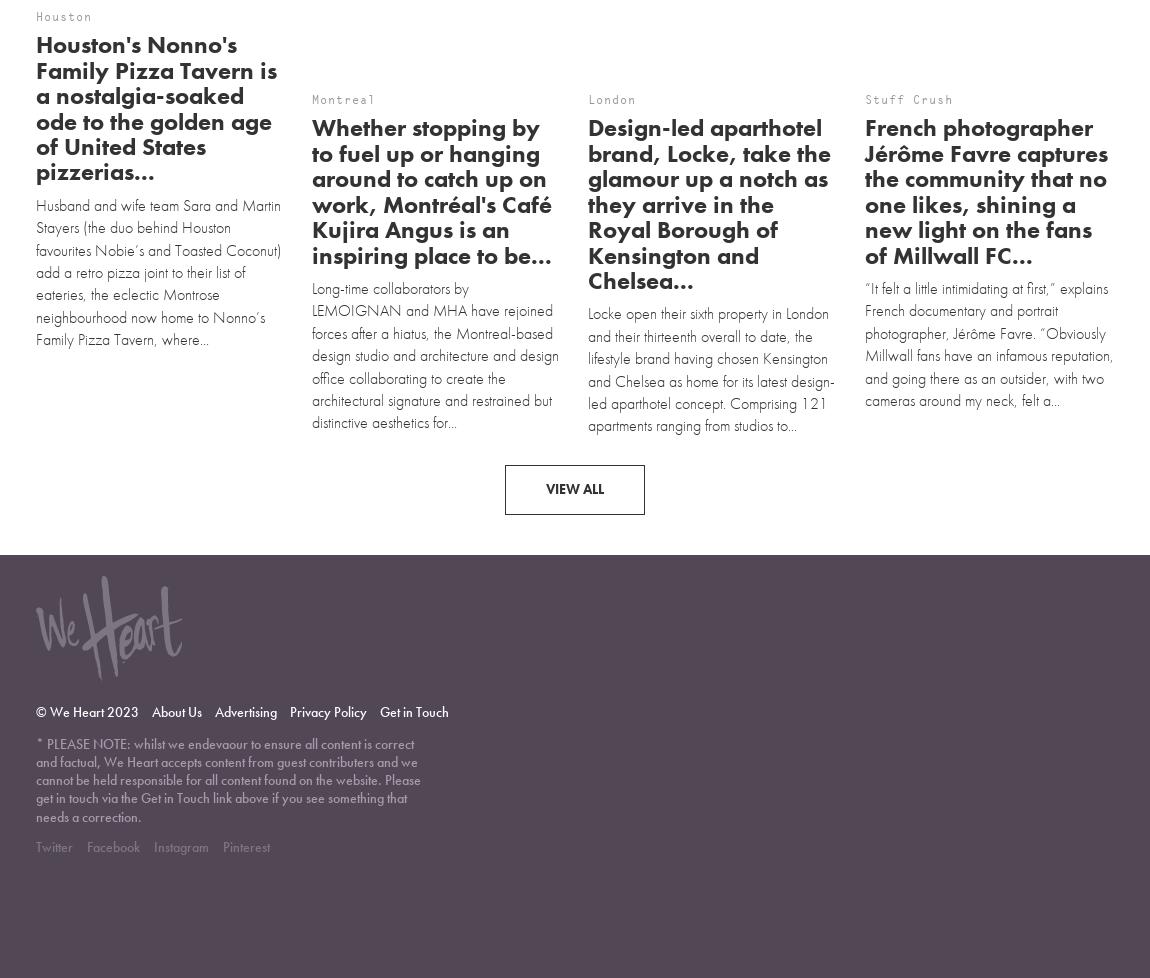 Image resolution: width=1150 pixels, height=978 pixels. Describe the element at coordinates (435, 270) in the screenshot. I see `'Long-time collaborators by LEMOIGNAN and MHA have rejoined forces after a hiatus, the Montreal-based design studio and architecture and design office collaborating to create the architectural signature and restrained but distinctive aesthetics for...'` at that location.